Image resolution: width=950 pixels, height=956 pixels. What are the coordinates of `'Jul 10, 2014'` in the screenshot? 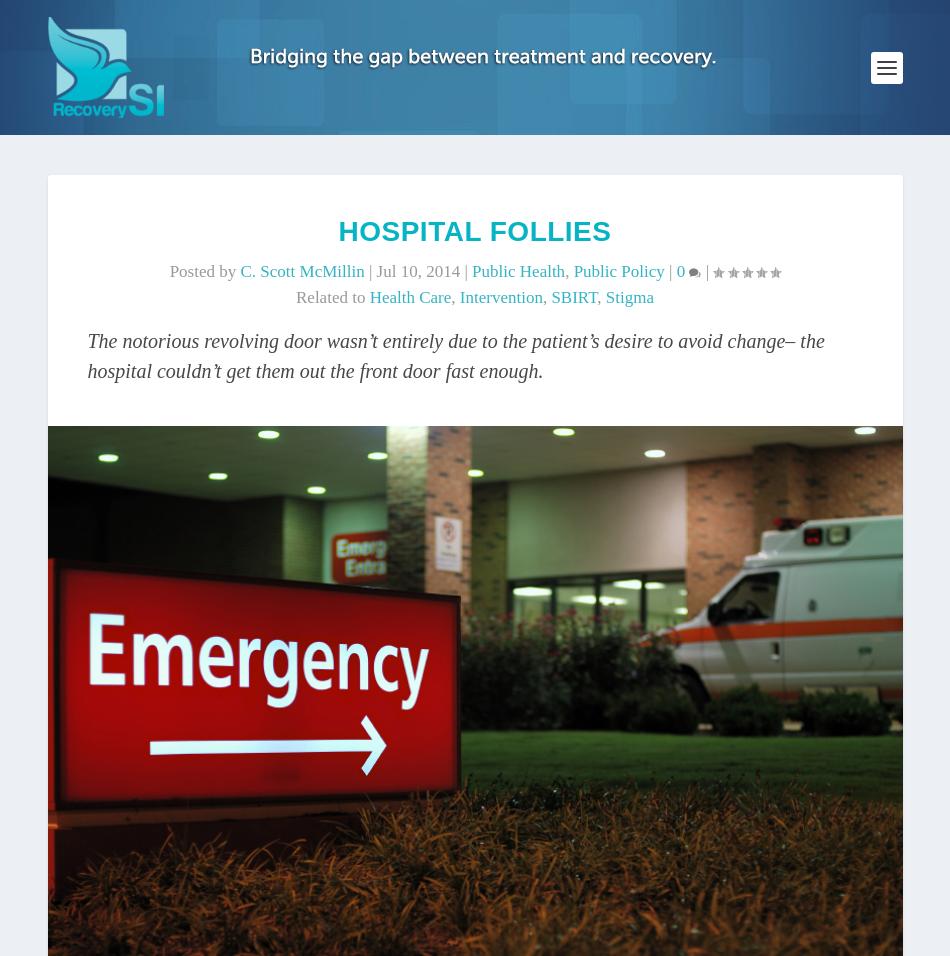 It's located at (375, 269).